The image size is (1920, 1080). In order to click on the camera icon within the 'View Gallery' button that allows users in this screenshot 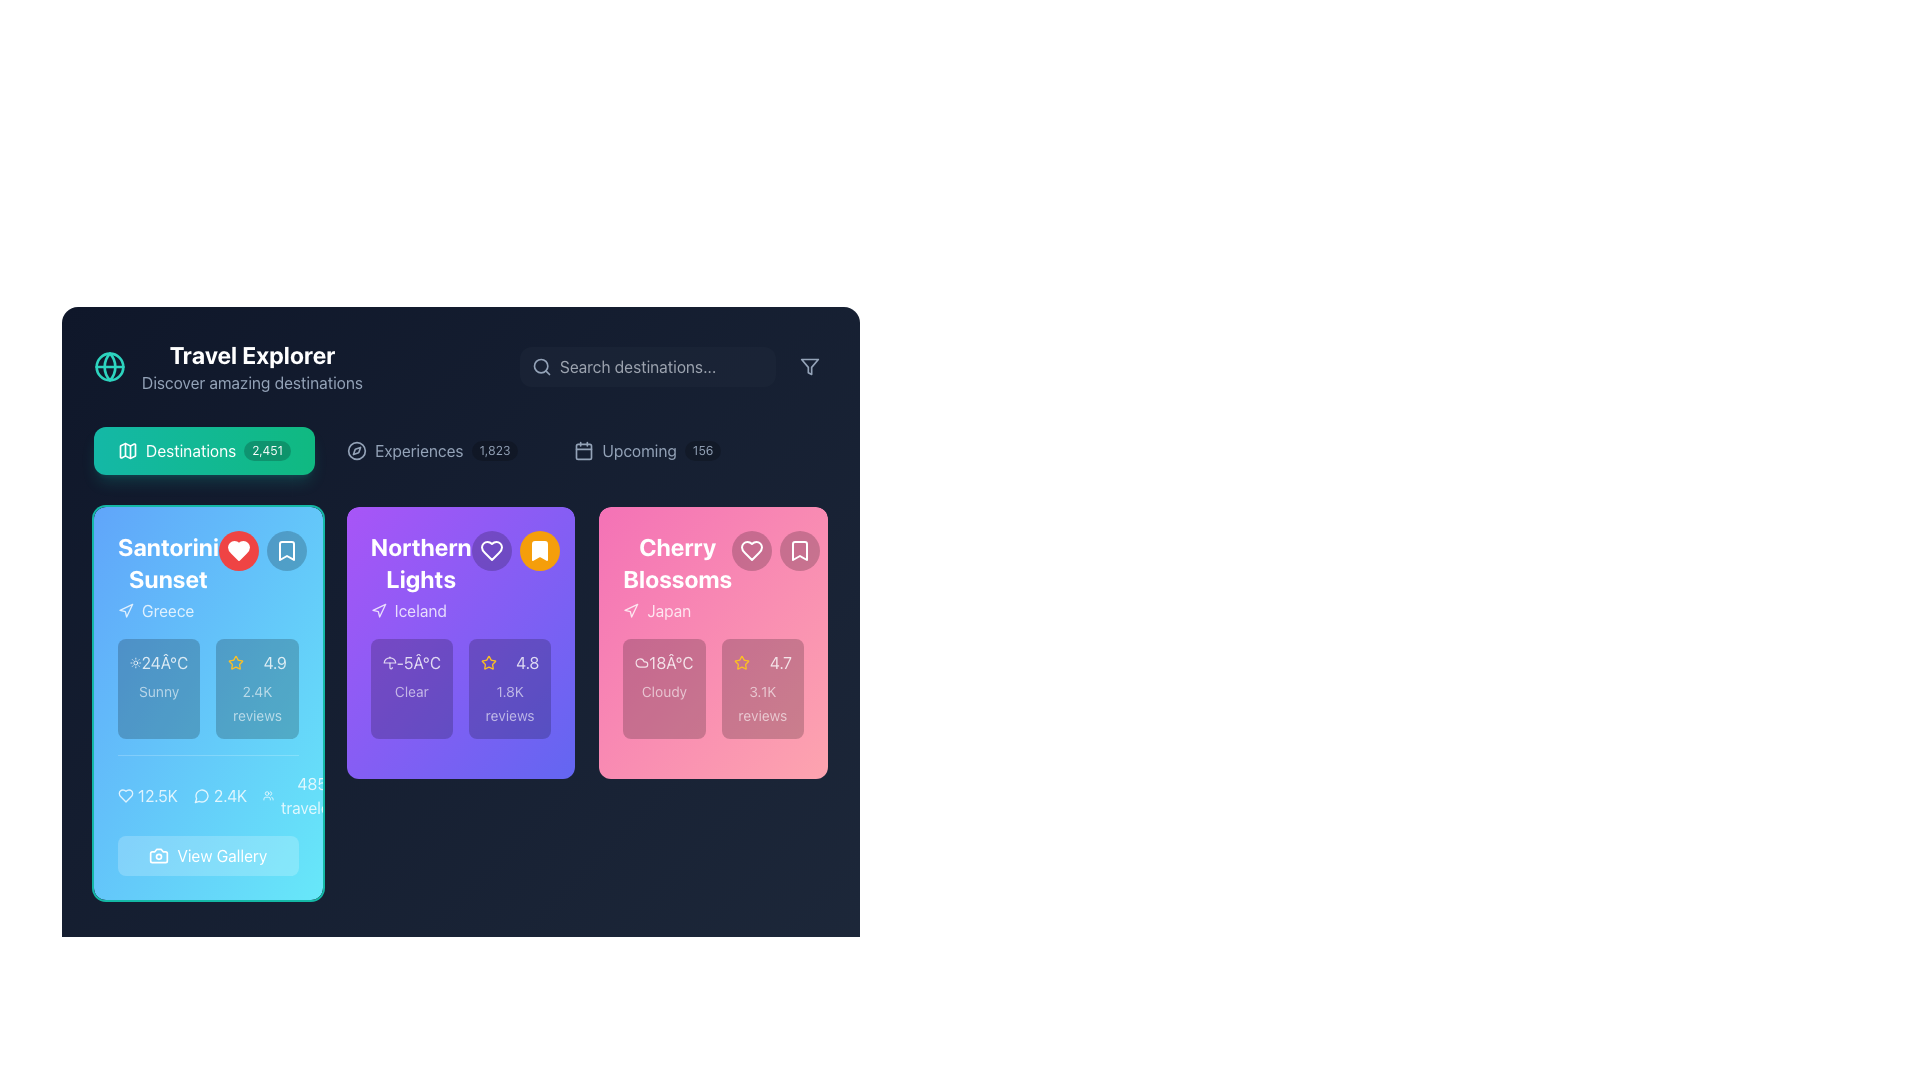, I will do `click(158, 855)`.